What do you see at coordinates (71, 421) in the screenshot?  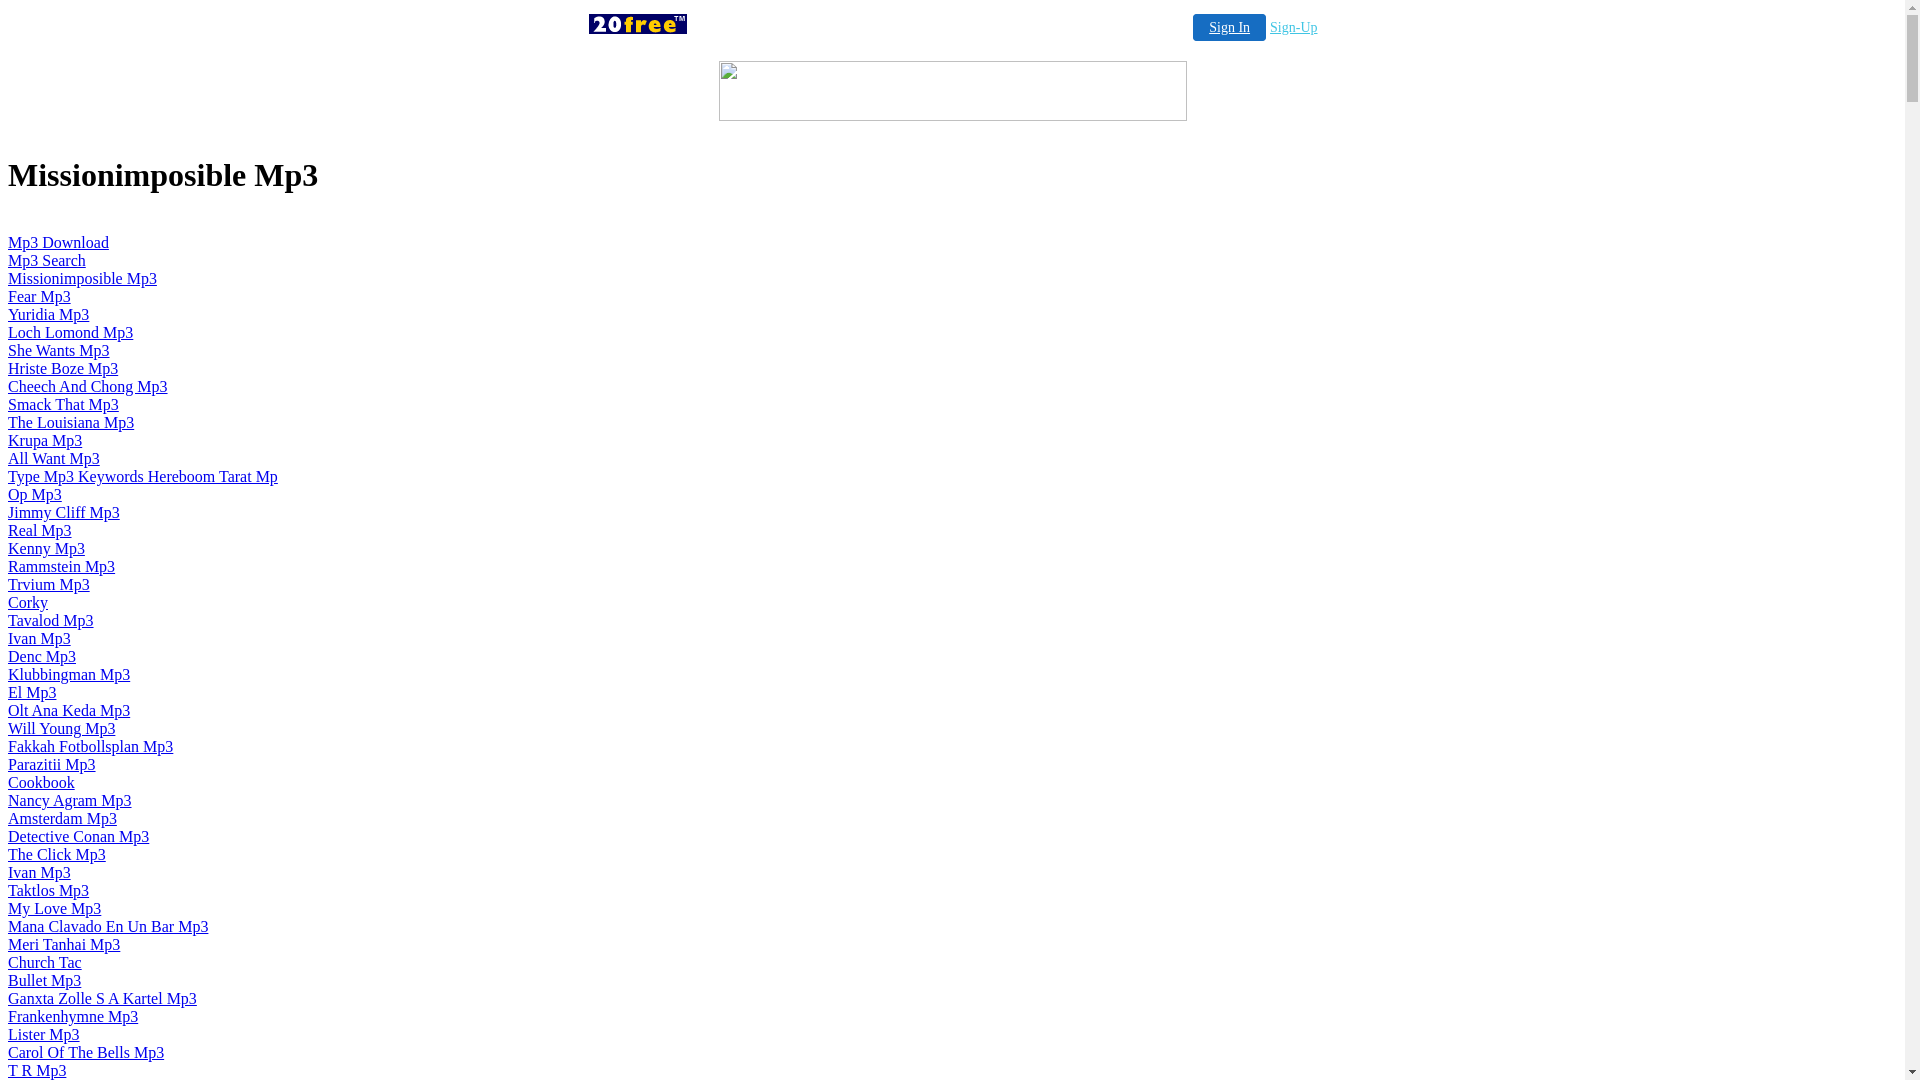 I see `'The Louisiana Mp3'` at bounding box center [71, 421].